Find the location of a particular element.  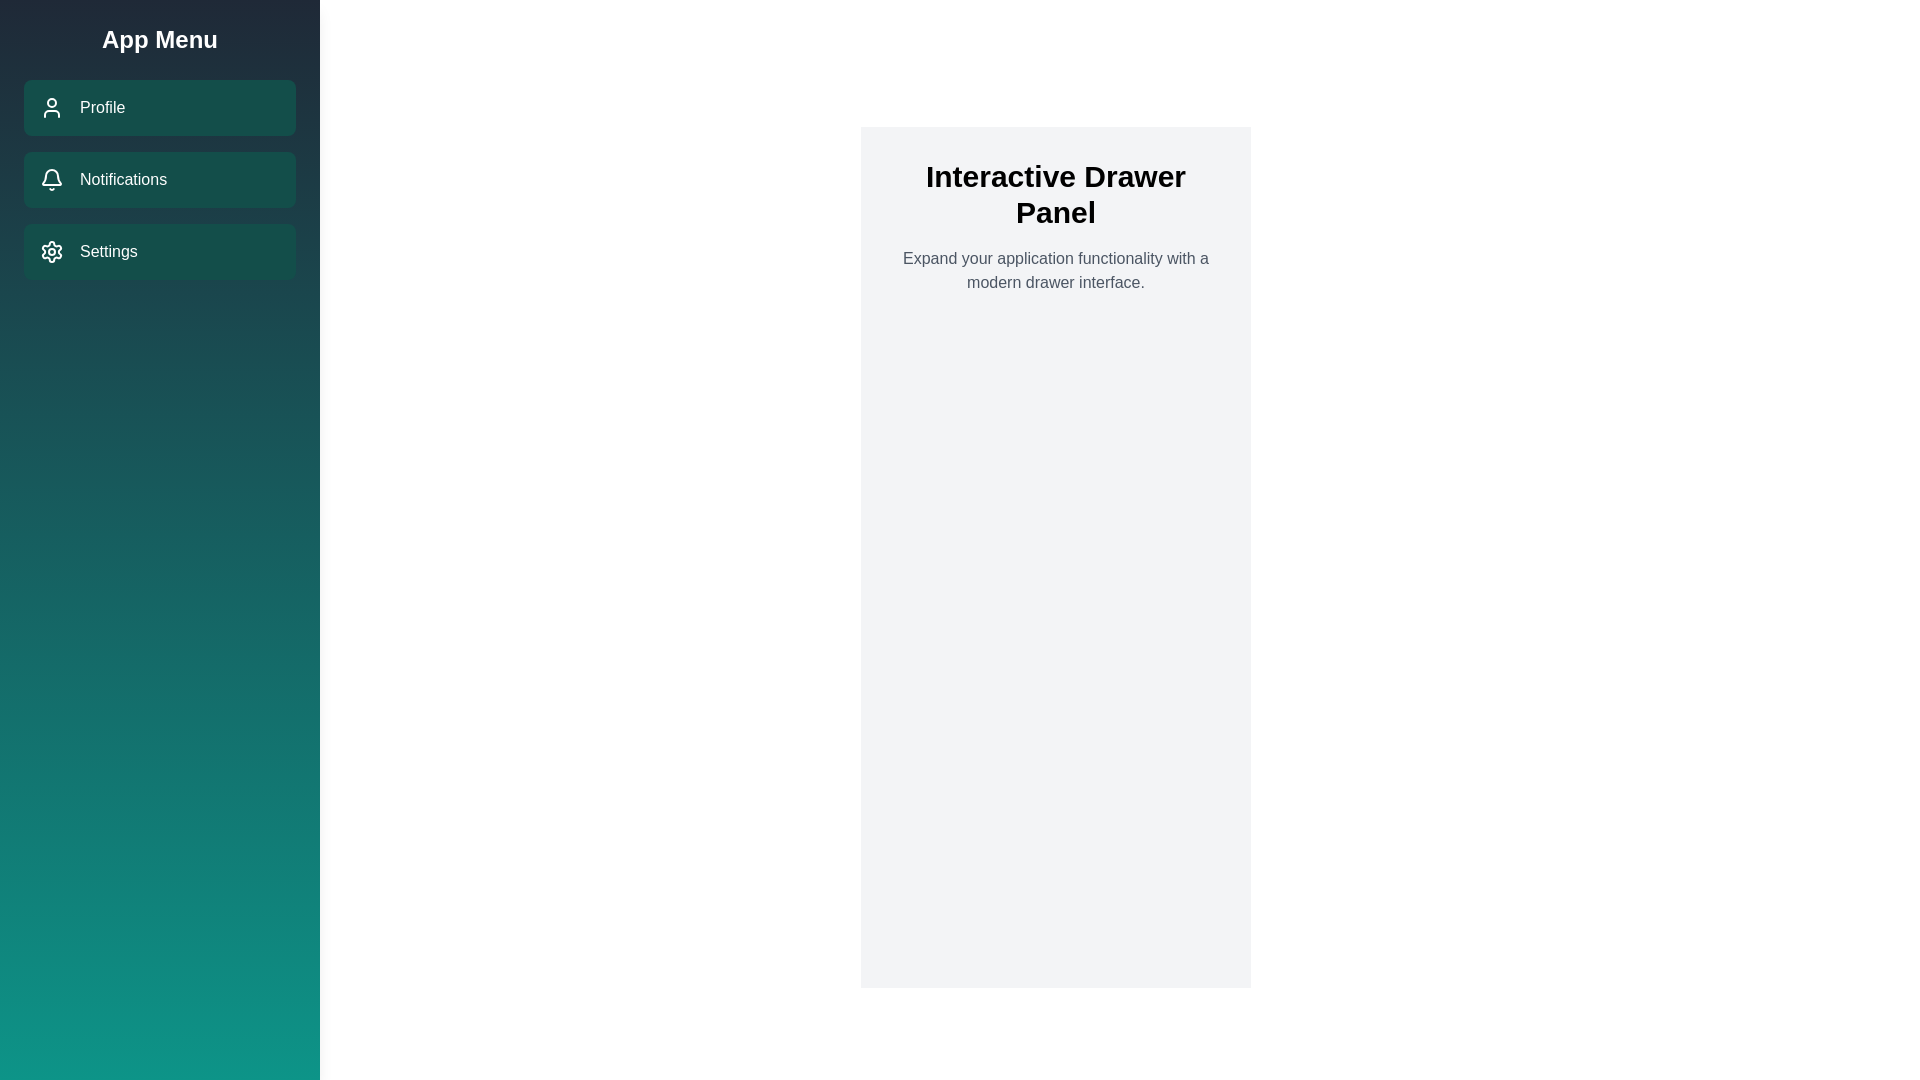

the toggle button at the top-left corner to toggle the drawer panel visibility is located at coordinates (39, 39).